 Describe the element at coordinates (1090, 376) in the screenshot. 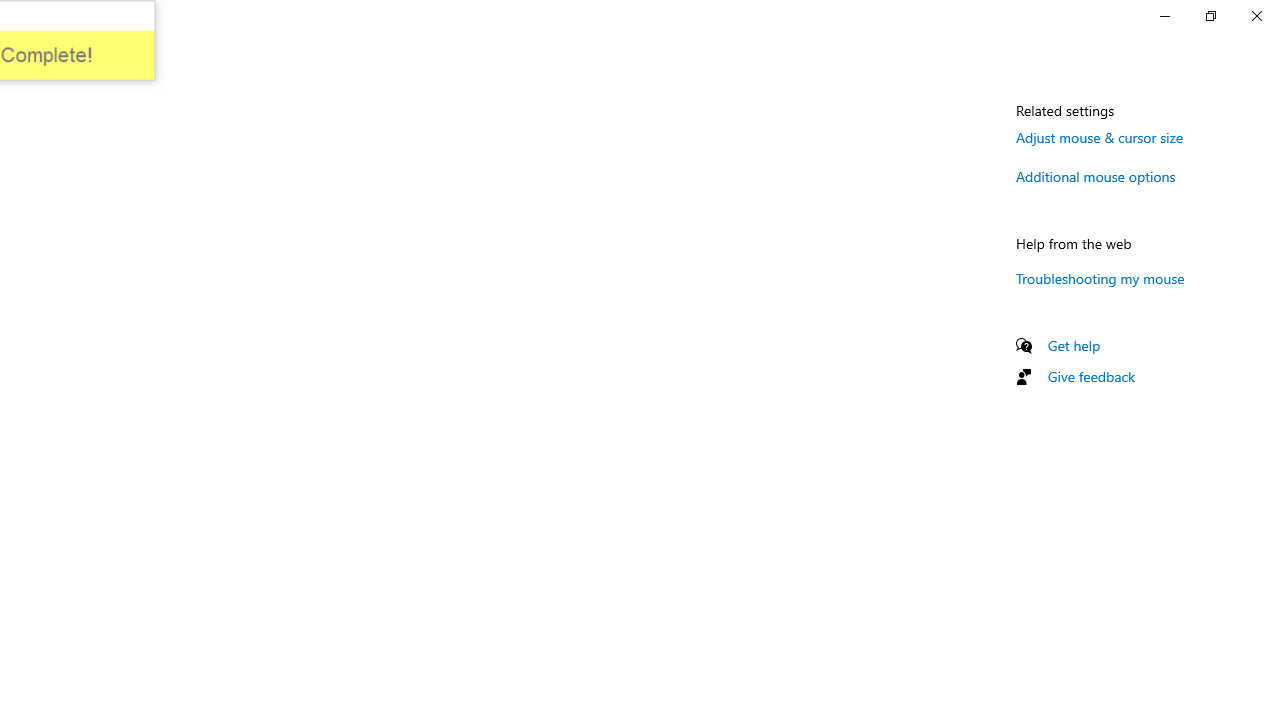

I see `'Give feedback'` at that location.